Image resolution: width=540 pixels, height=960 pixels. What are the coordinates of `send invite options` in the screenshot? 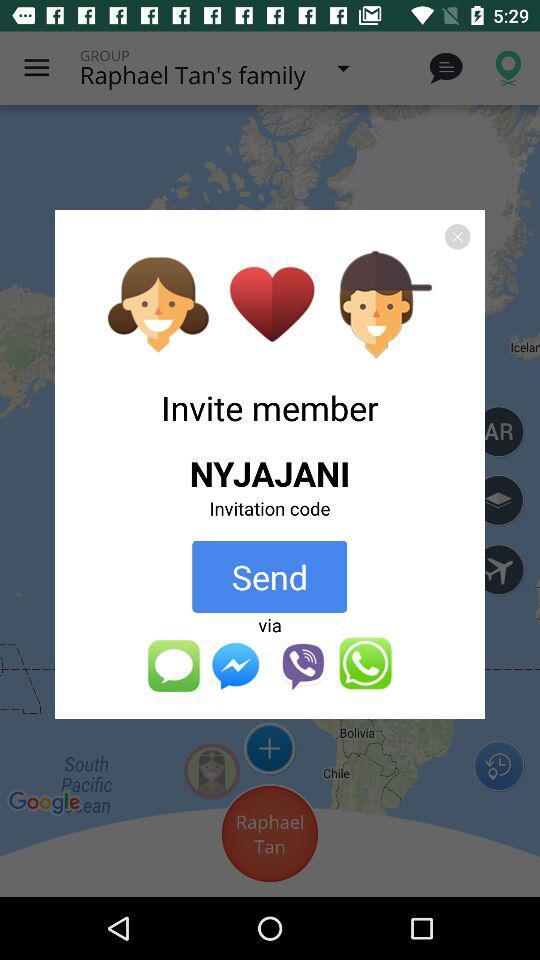 It's located at (269, 665).